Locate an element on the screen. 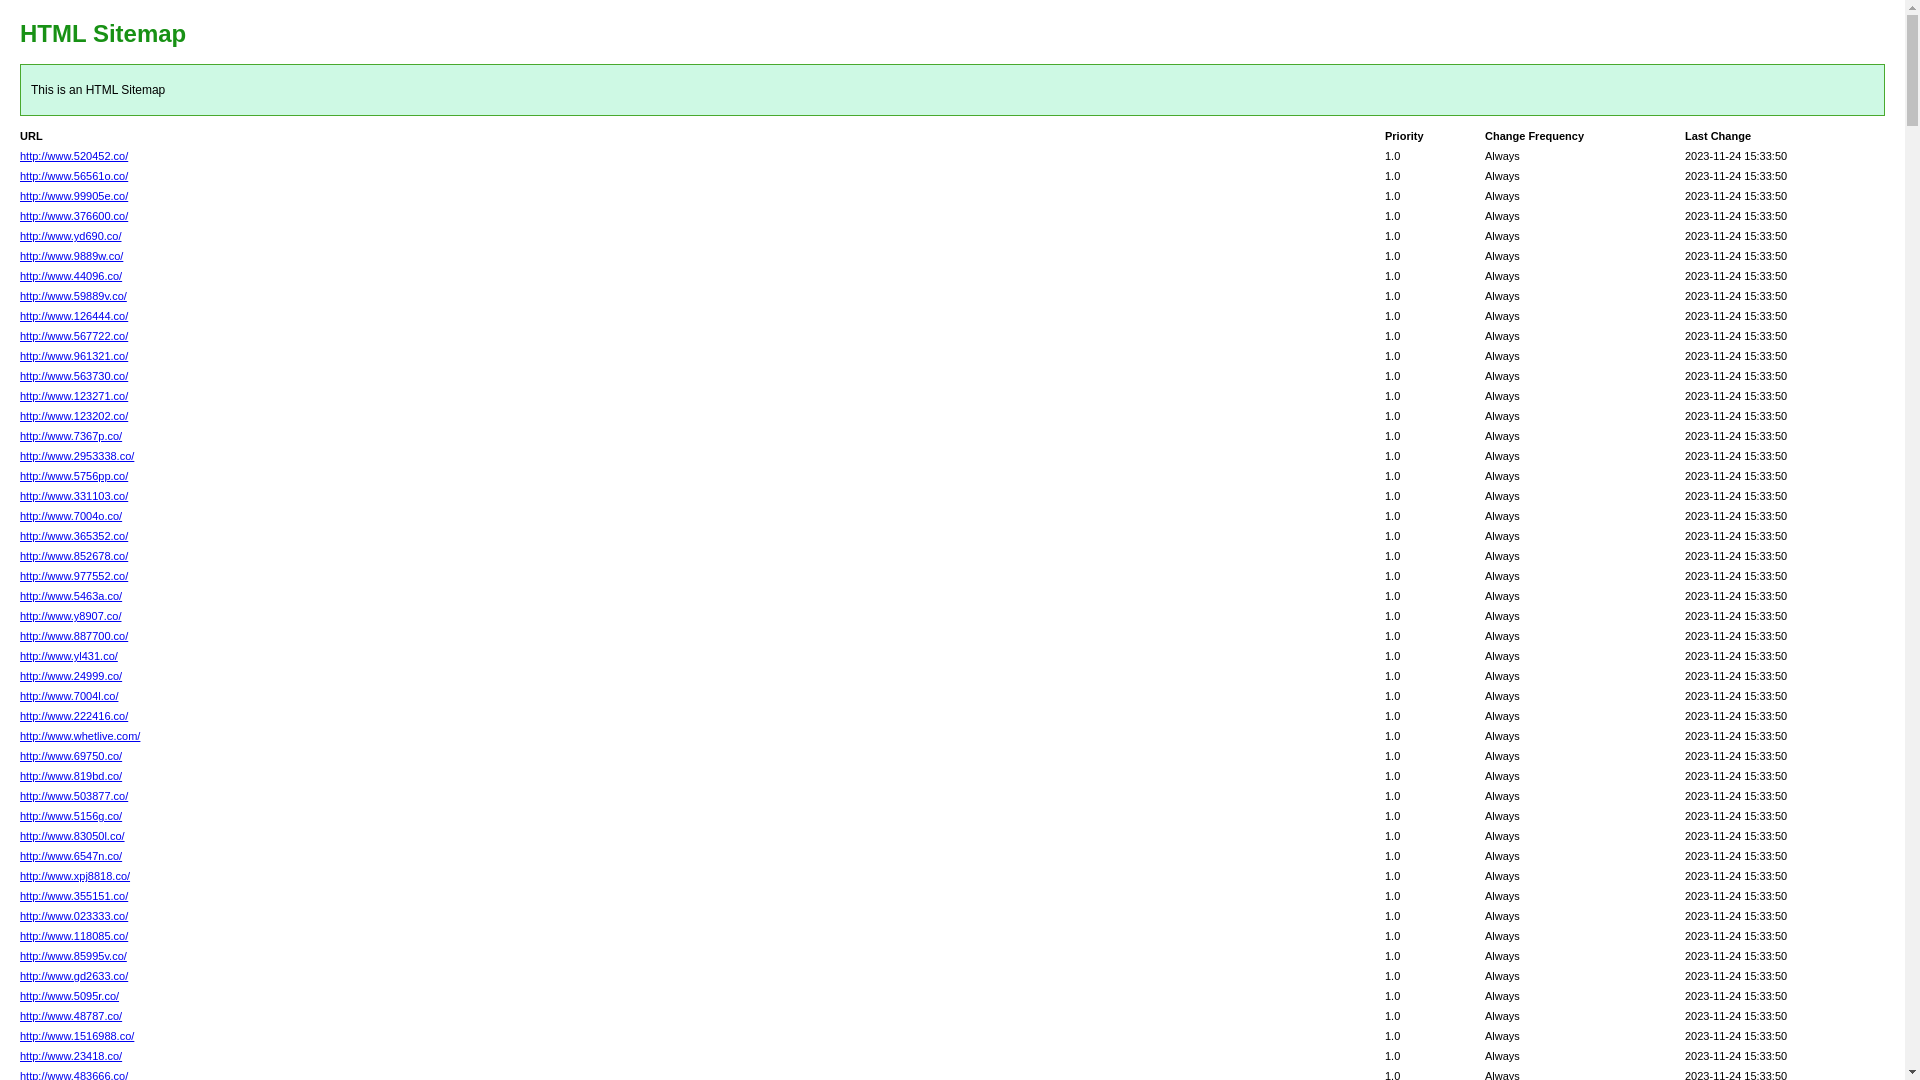 Image resolution: width=1920 pixels, height=1080 pixels. 'http://www.819bd.co/' is located at coordinates (71, 774).